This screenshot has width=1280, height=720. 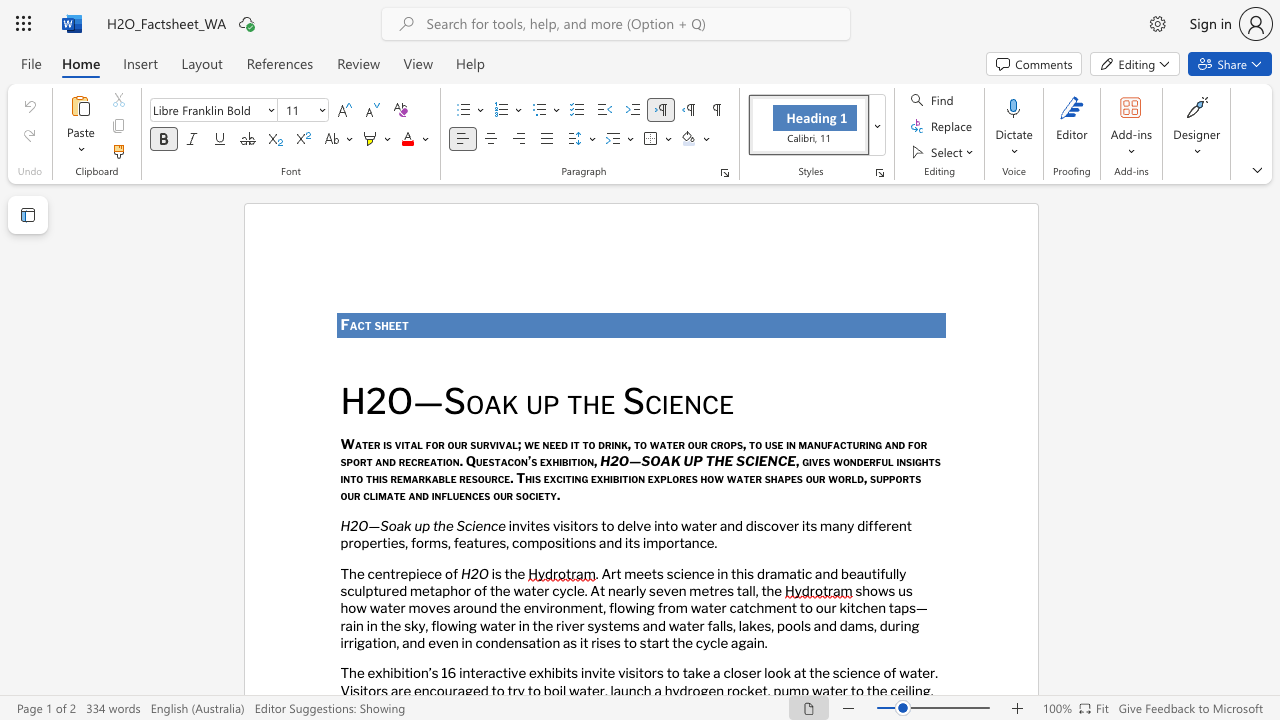 What do you see at coordinates (646, 607) in the screenshot?
I see `the subset text "g from water catchment to ou" within the text "shows us how water moves around the environment, flowing from water catchment to our kitchen taps"` at bounding box center [646, 607].